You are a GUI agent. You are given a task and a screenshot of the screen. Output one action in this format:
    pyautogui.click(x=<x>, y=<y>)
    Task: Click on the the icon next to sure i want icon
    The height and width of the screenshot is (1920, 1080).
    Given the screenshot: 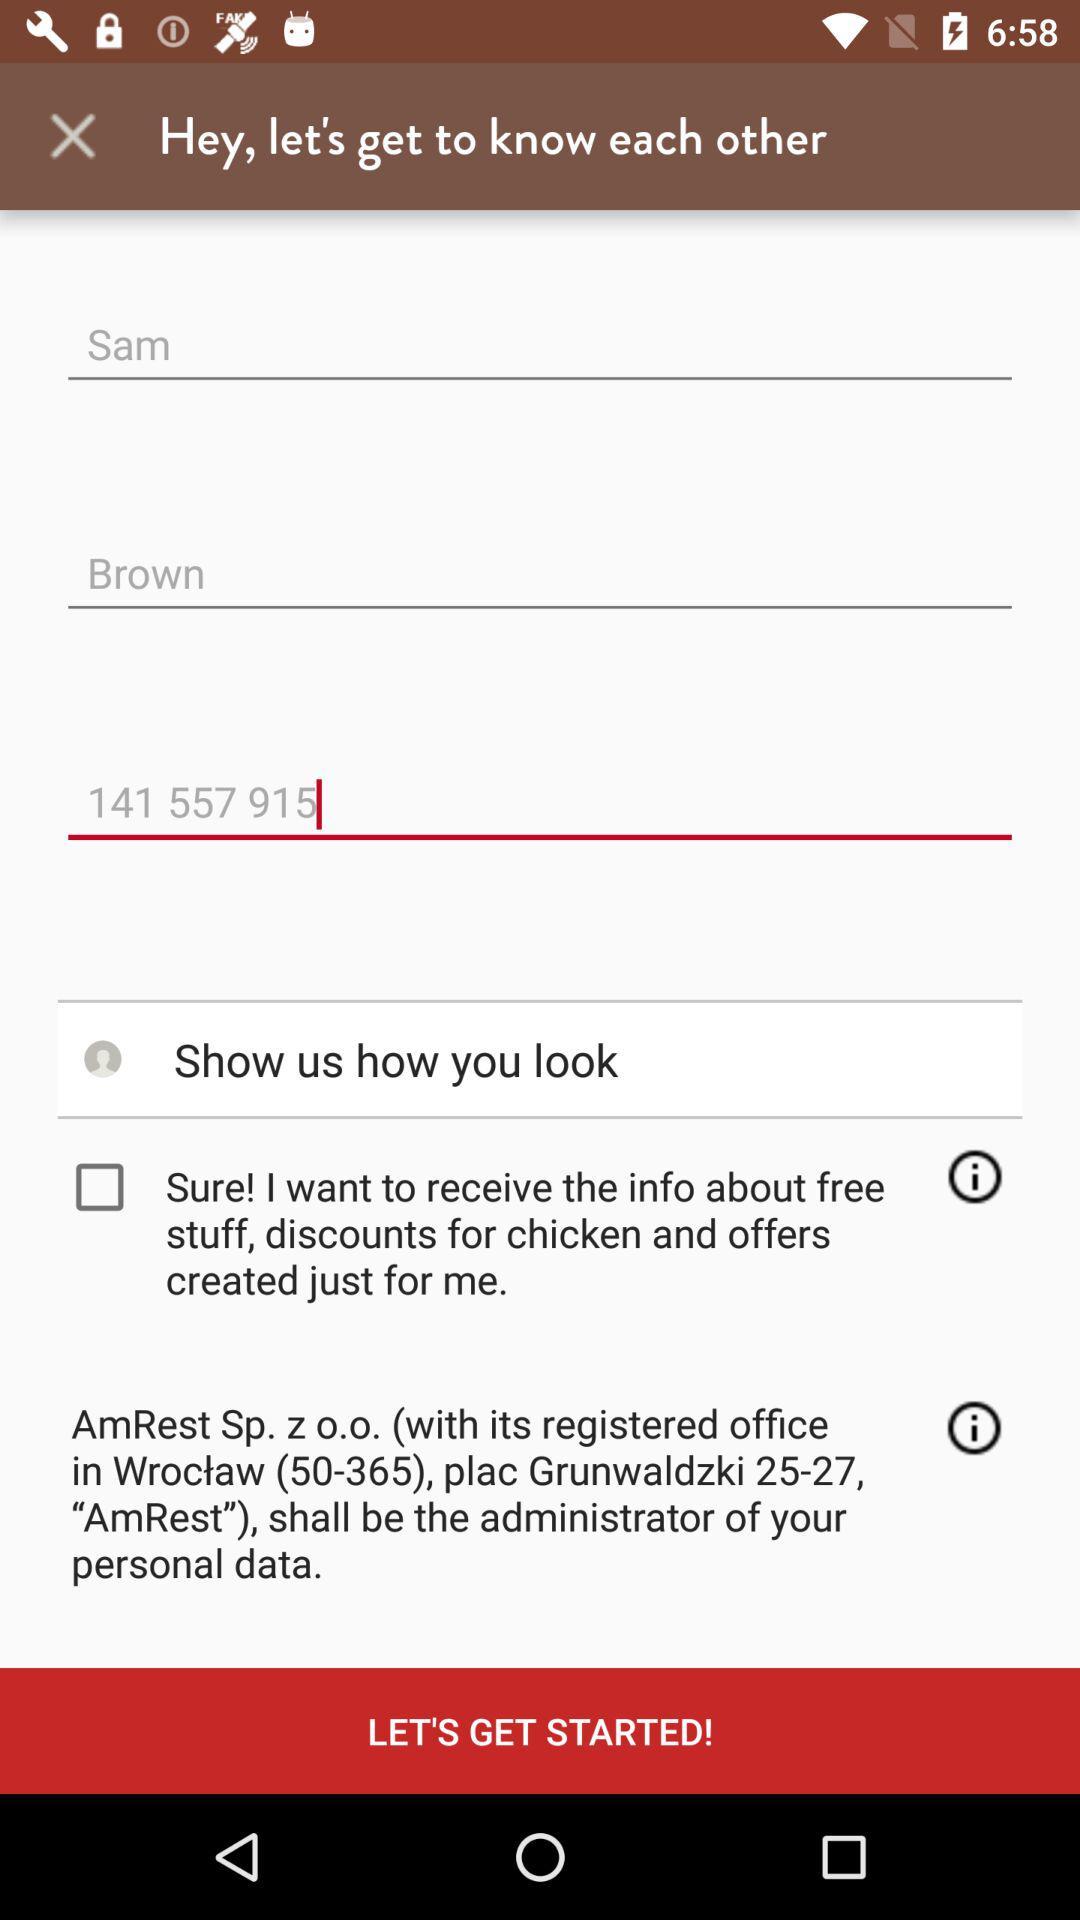 What is the action you would take?
    pyautogui.click(x=104, y=1187)
    